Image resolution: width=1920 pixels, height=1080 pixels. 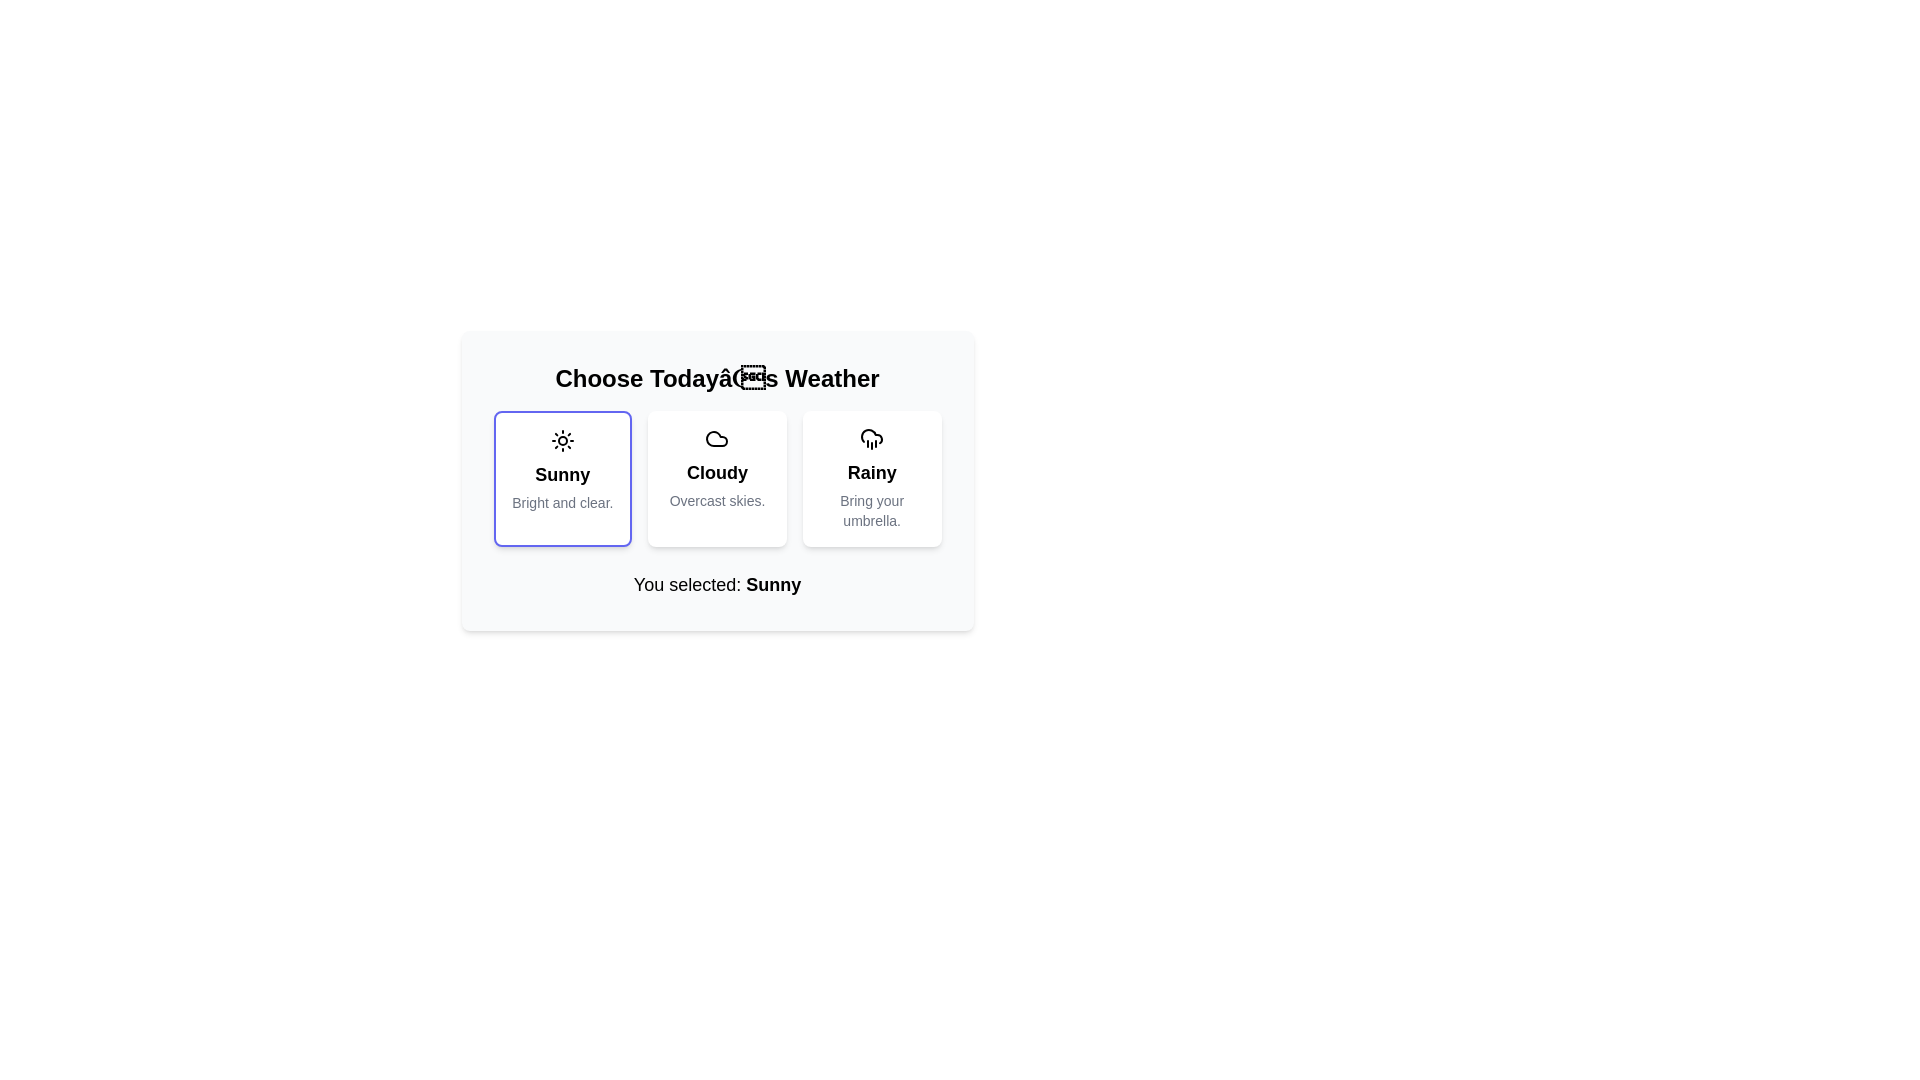 I want to click on the static text label identifying the 'Sunny' weather choice, which is centrally positioned in the first column of a three-column layout, below a sun icon and above the descriptive text 'Bright and clear.', so click(x=561, y=474).